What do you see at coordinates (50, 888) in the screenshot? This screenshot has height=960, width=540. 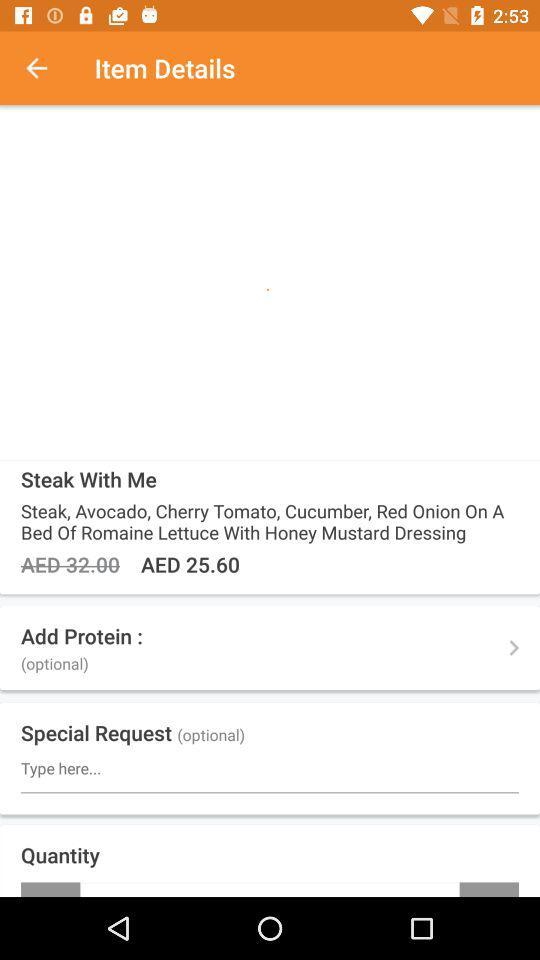 I see `icon below quantity item` at bounding box center [50, 888].